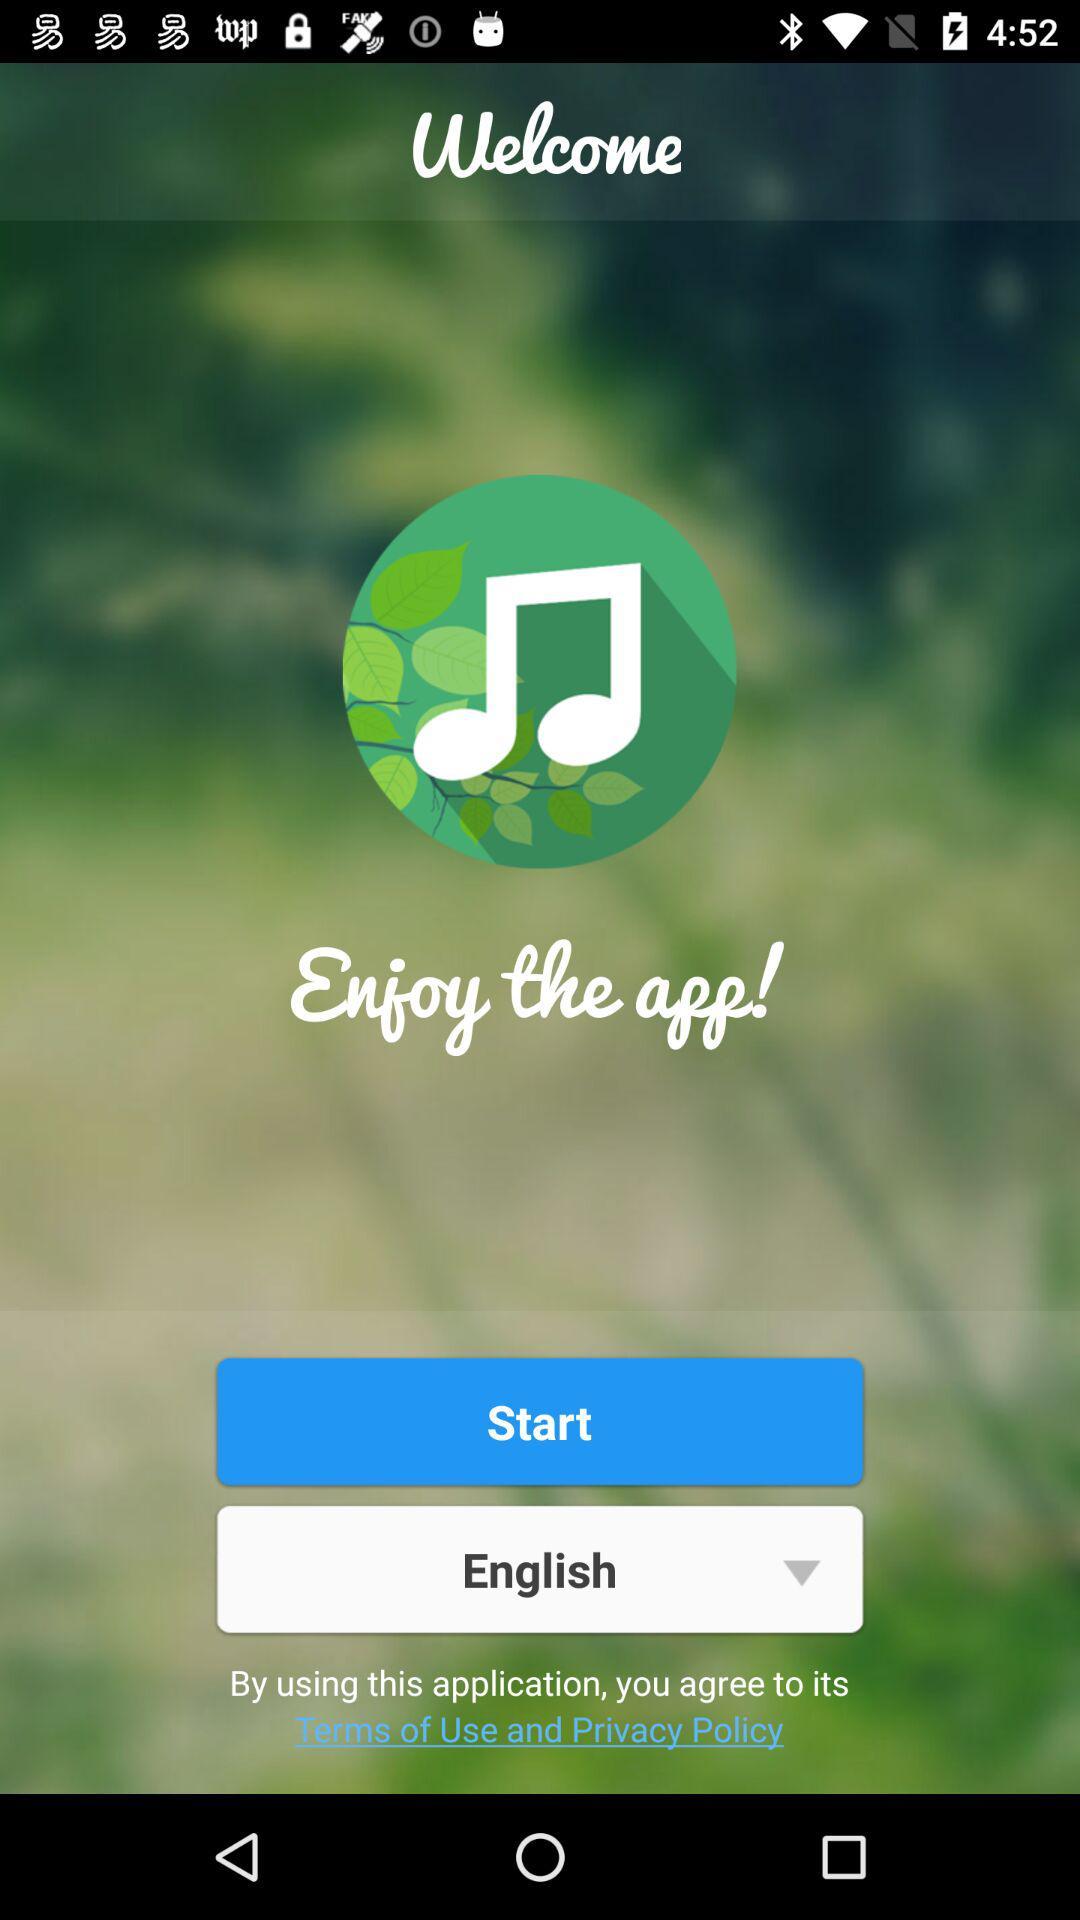 The width and height of the screenshot is (1080, 1920). Describe the element at coordinates (538, 1568) in the screenshot. I see `item below the start button` at that location.